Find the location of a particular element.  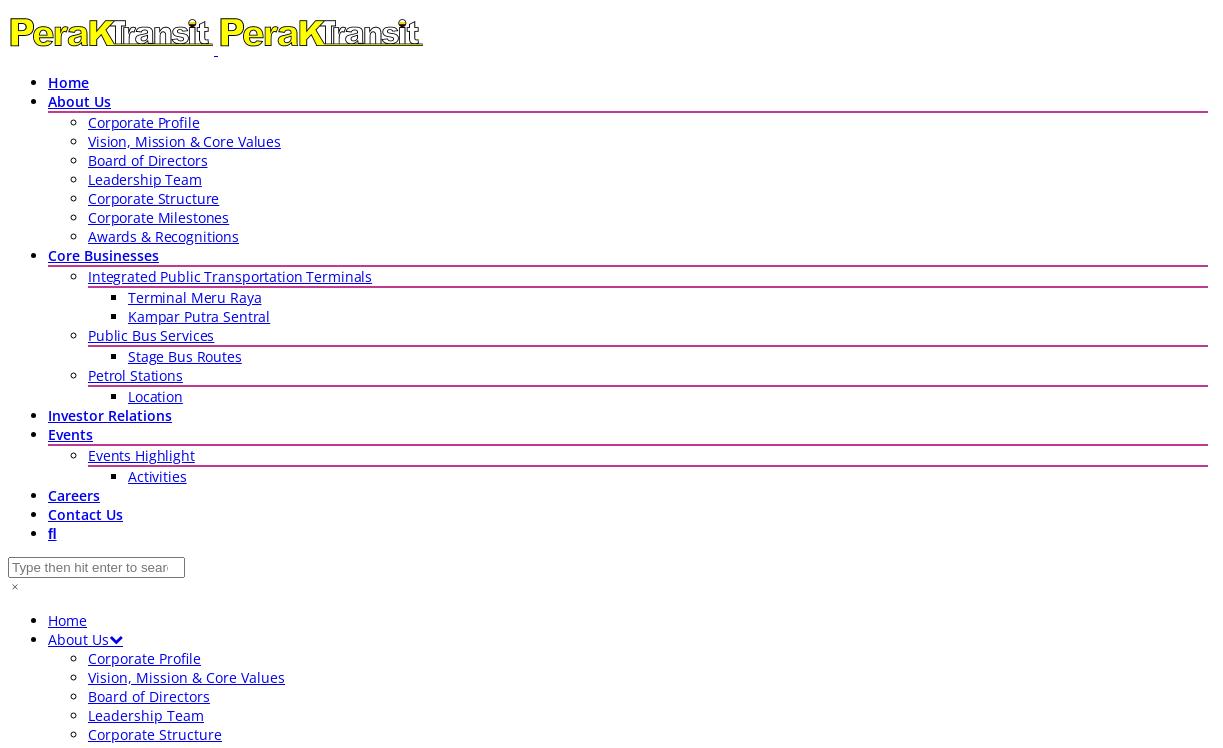

'Activities' is located at coordinates (157, 476).